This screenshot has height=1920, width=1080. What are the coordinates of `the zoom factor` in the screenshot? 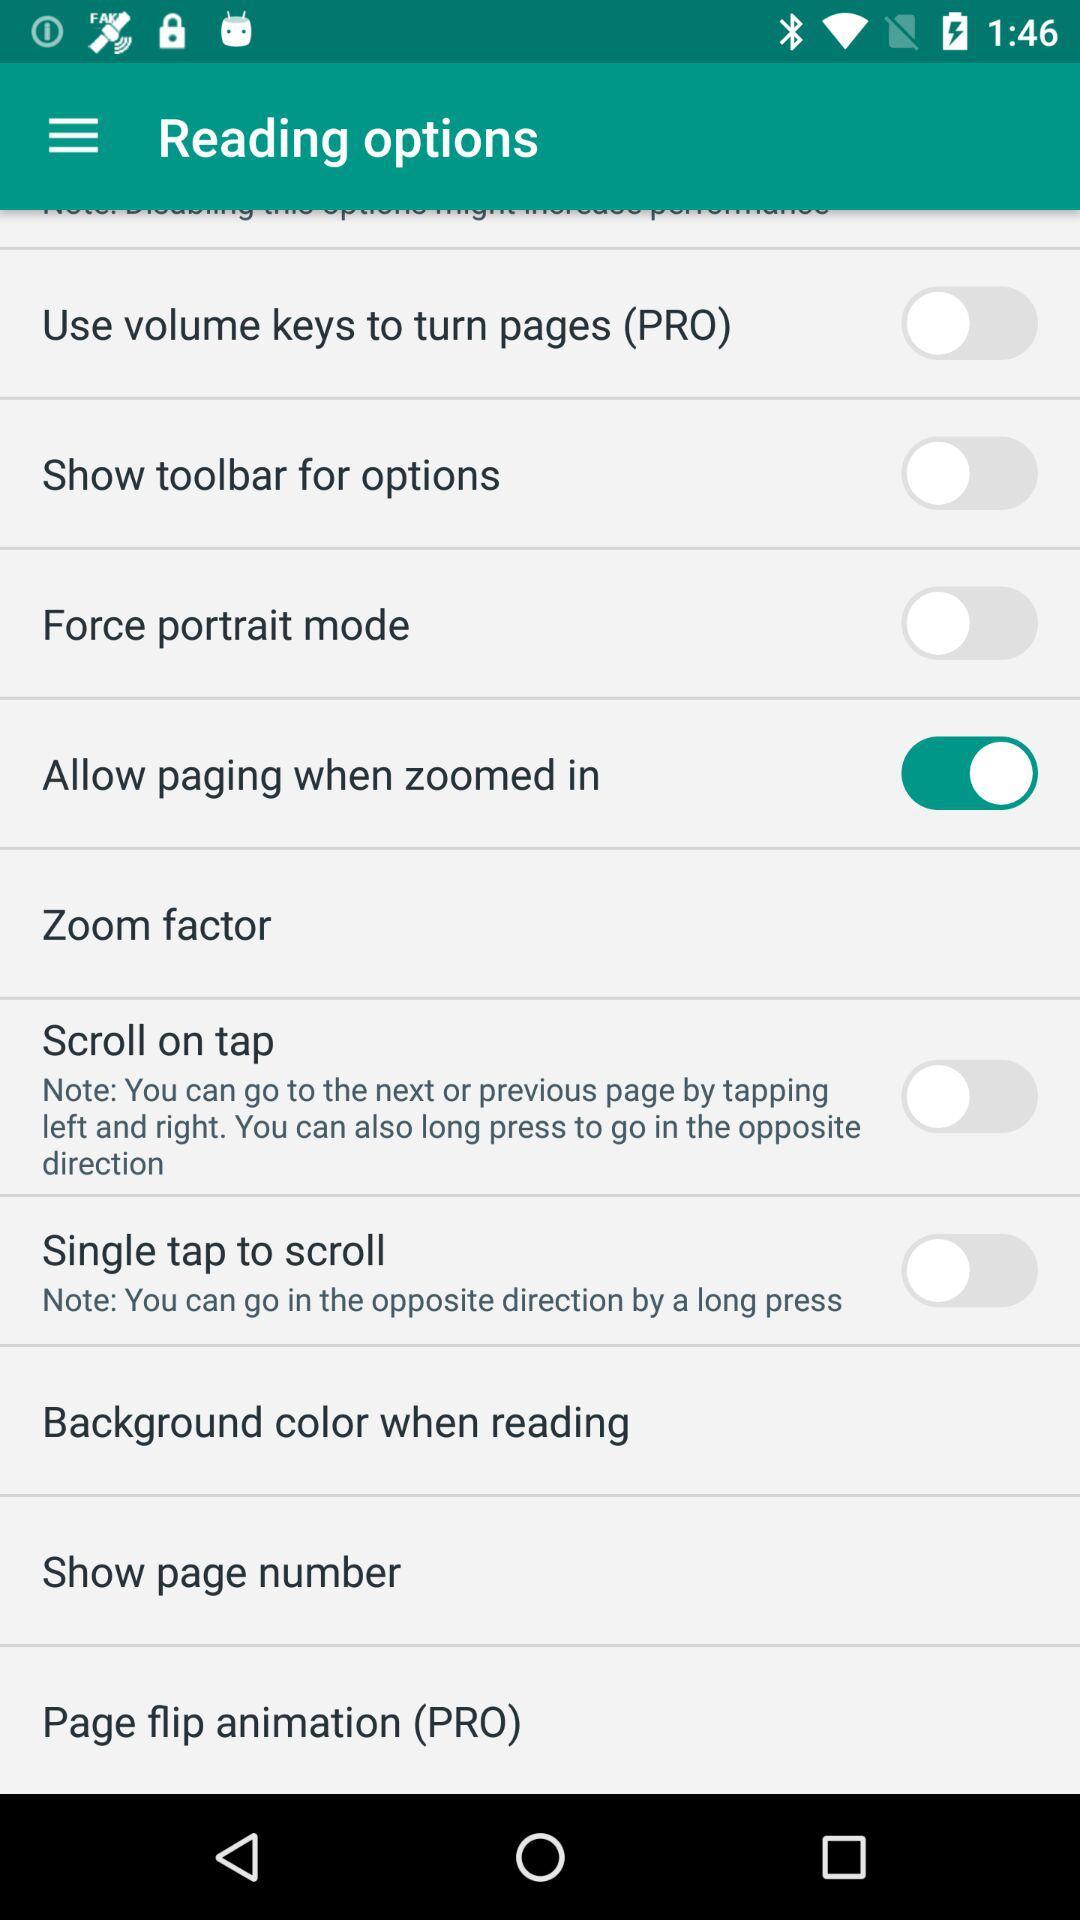 It's located at (155, 922).